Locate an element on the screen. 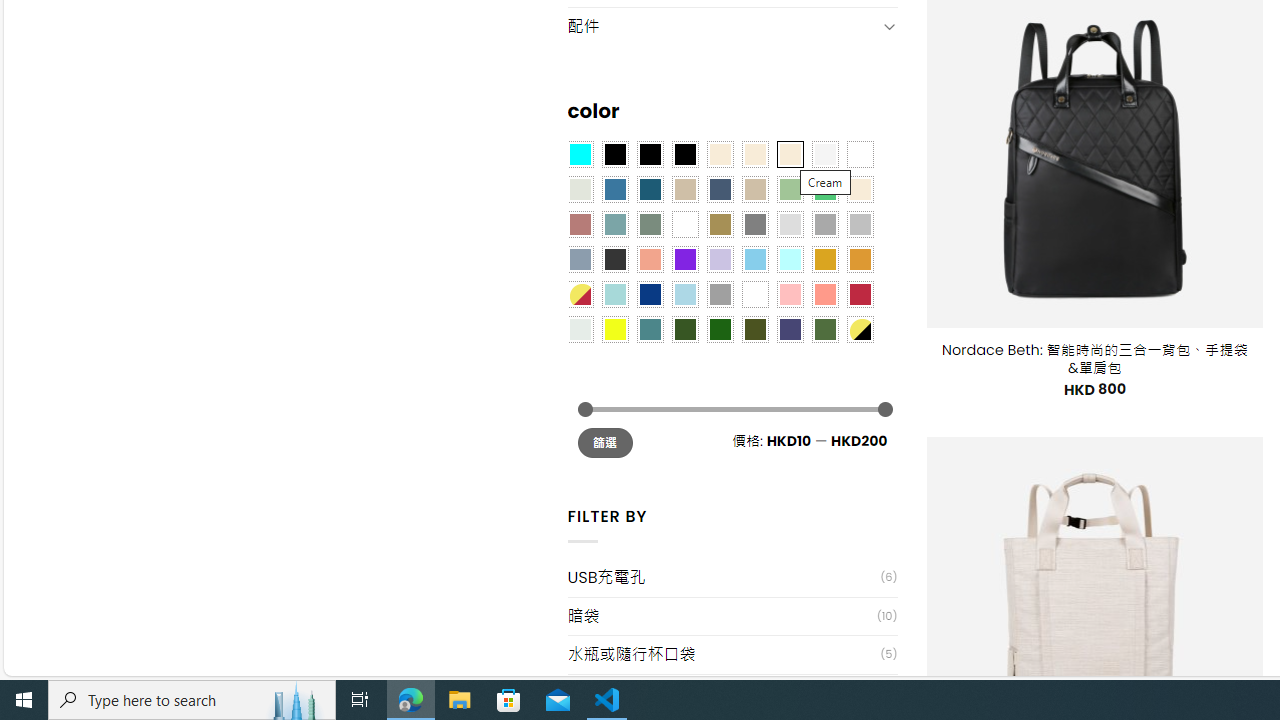  'Cream' is located at coordinates (788, 153).